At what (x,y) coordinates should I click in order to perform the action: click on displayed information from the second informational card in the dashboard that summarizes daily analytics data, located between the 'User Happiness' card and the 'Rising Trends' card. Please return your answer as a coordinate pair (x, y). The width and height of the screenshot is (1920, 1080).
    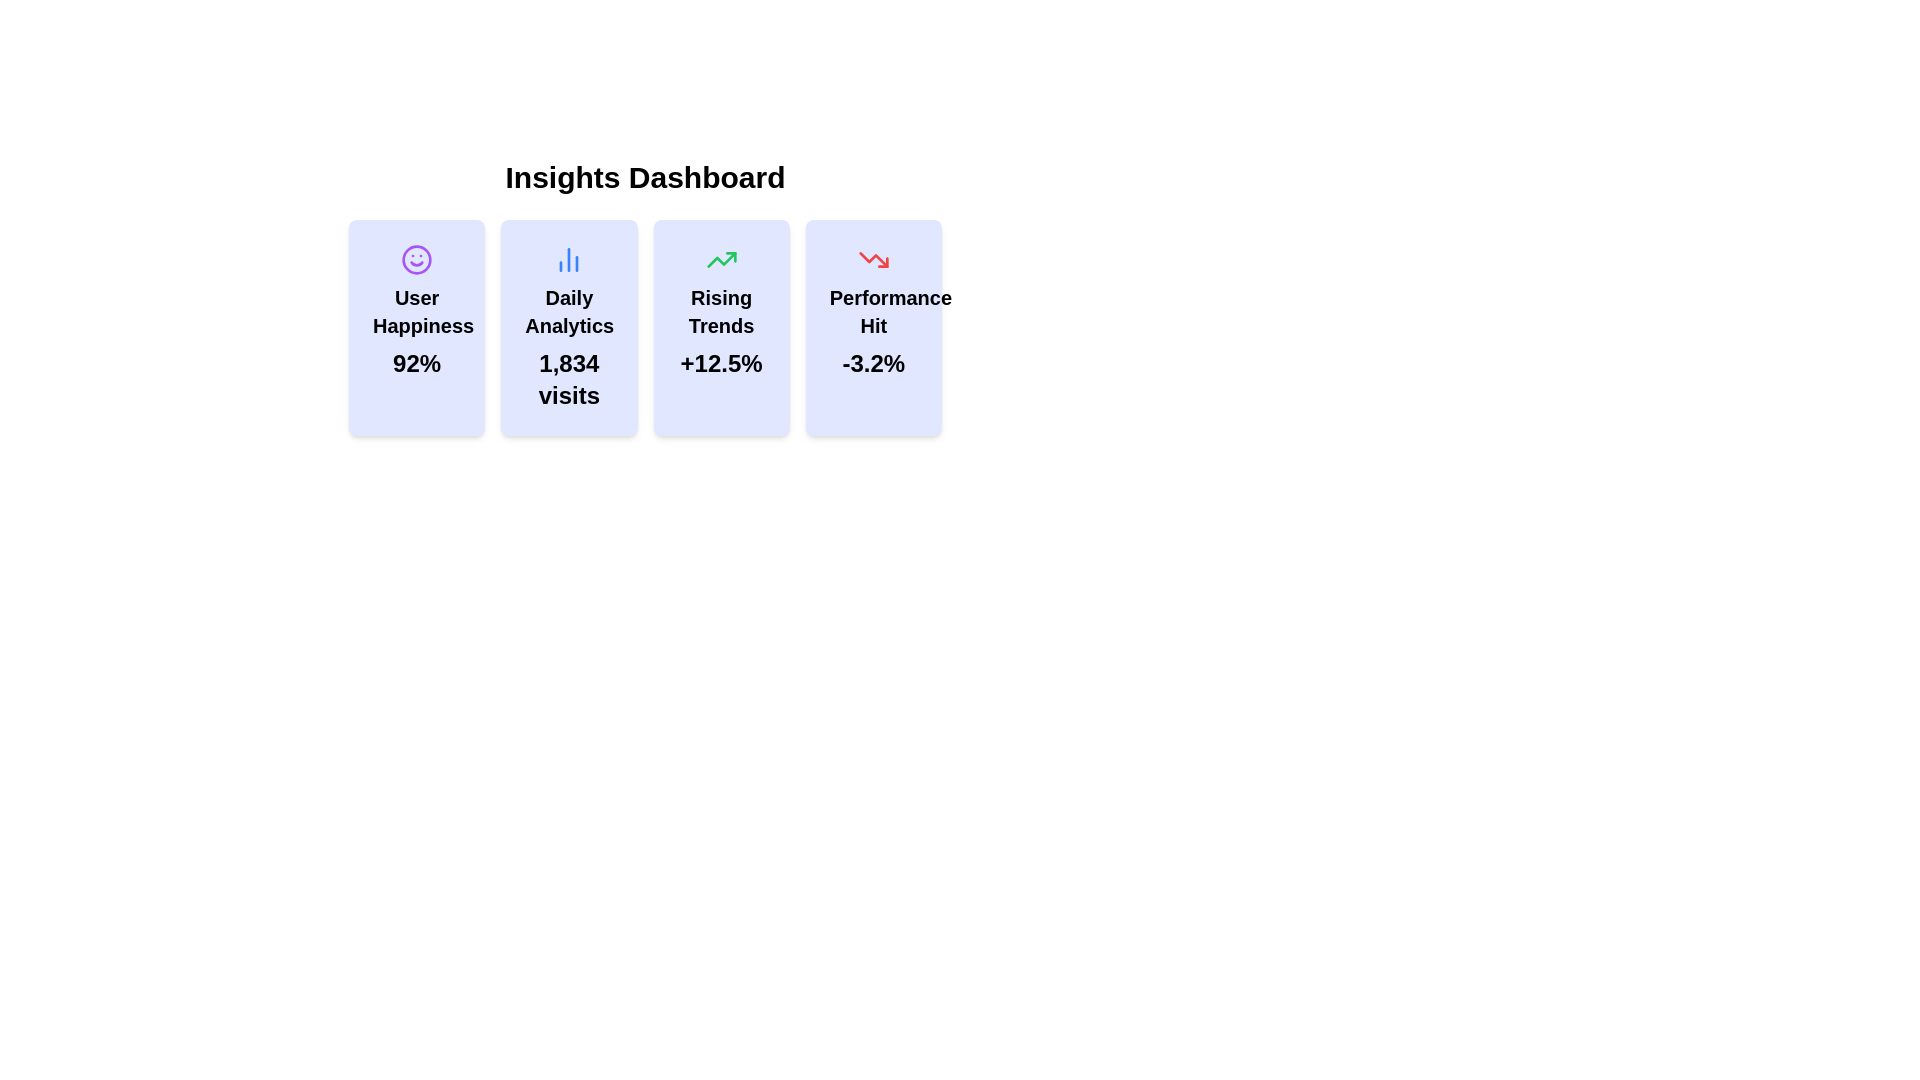
    Looking at the image, I should click on (568, 326).